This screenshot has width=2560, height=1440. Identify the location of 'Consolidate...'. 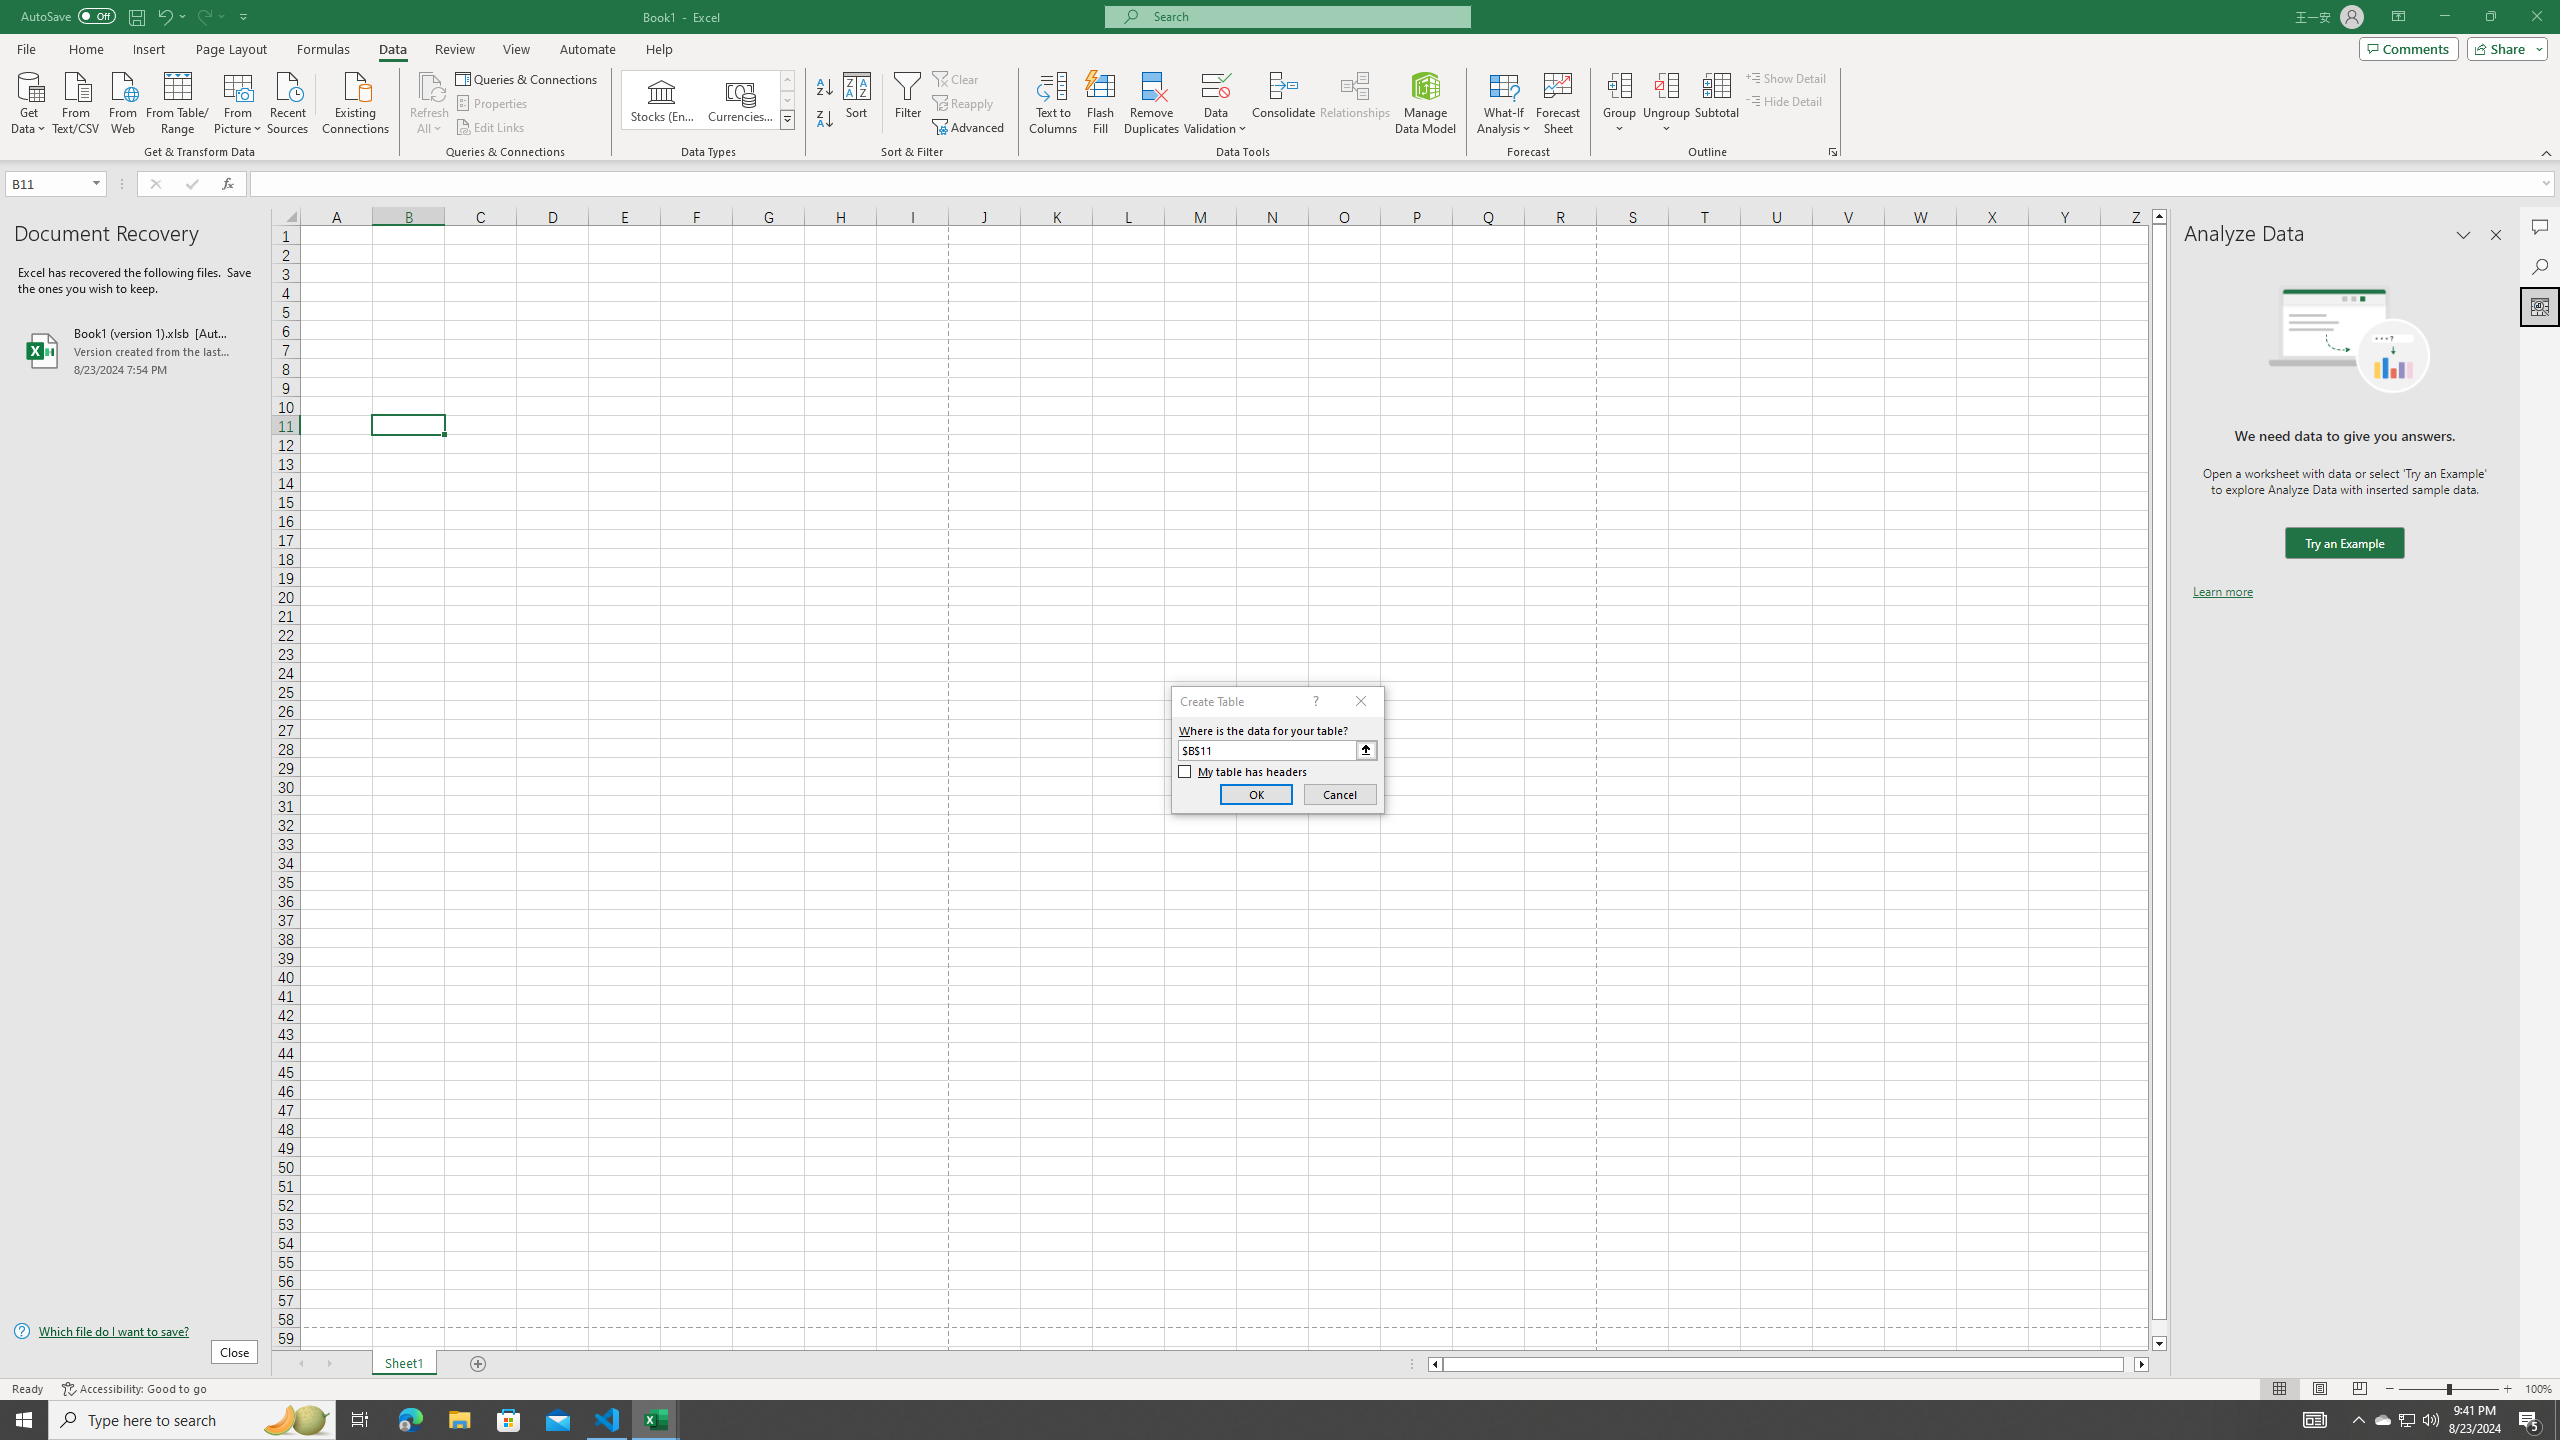
(1283, 103).